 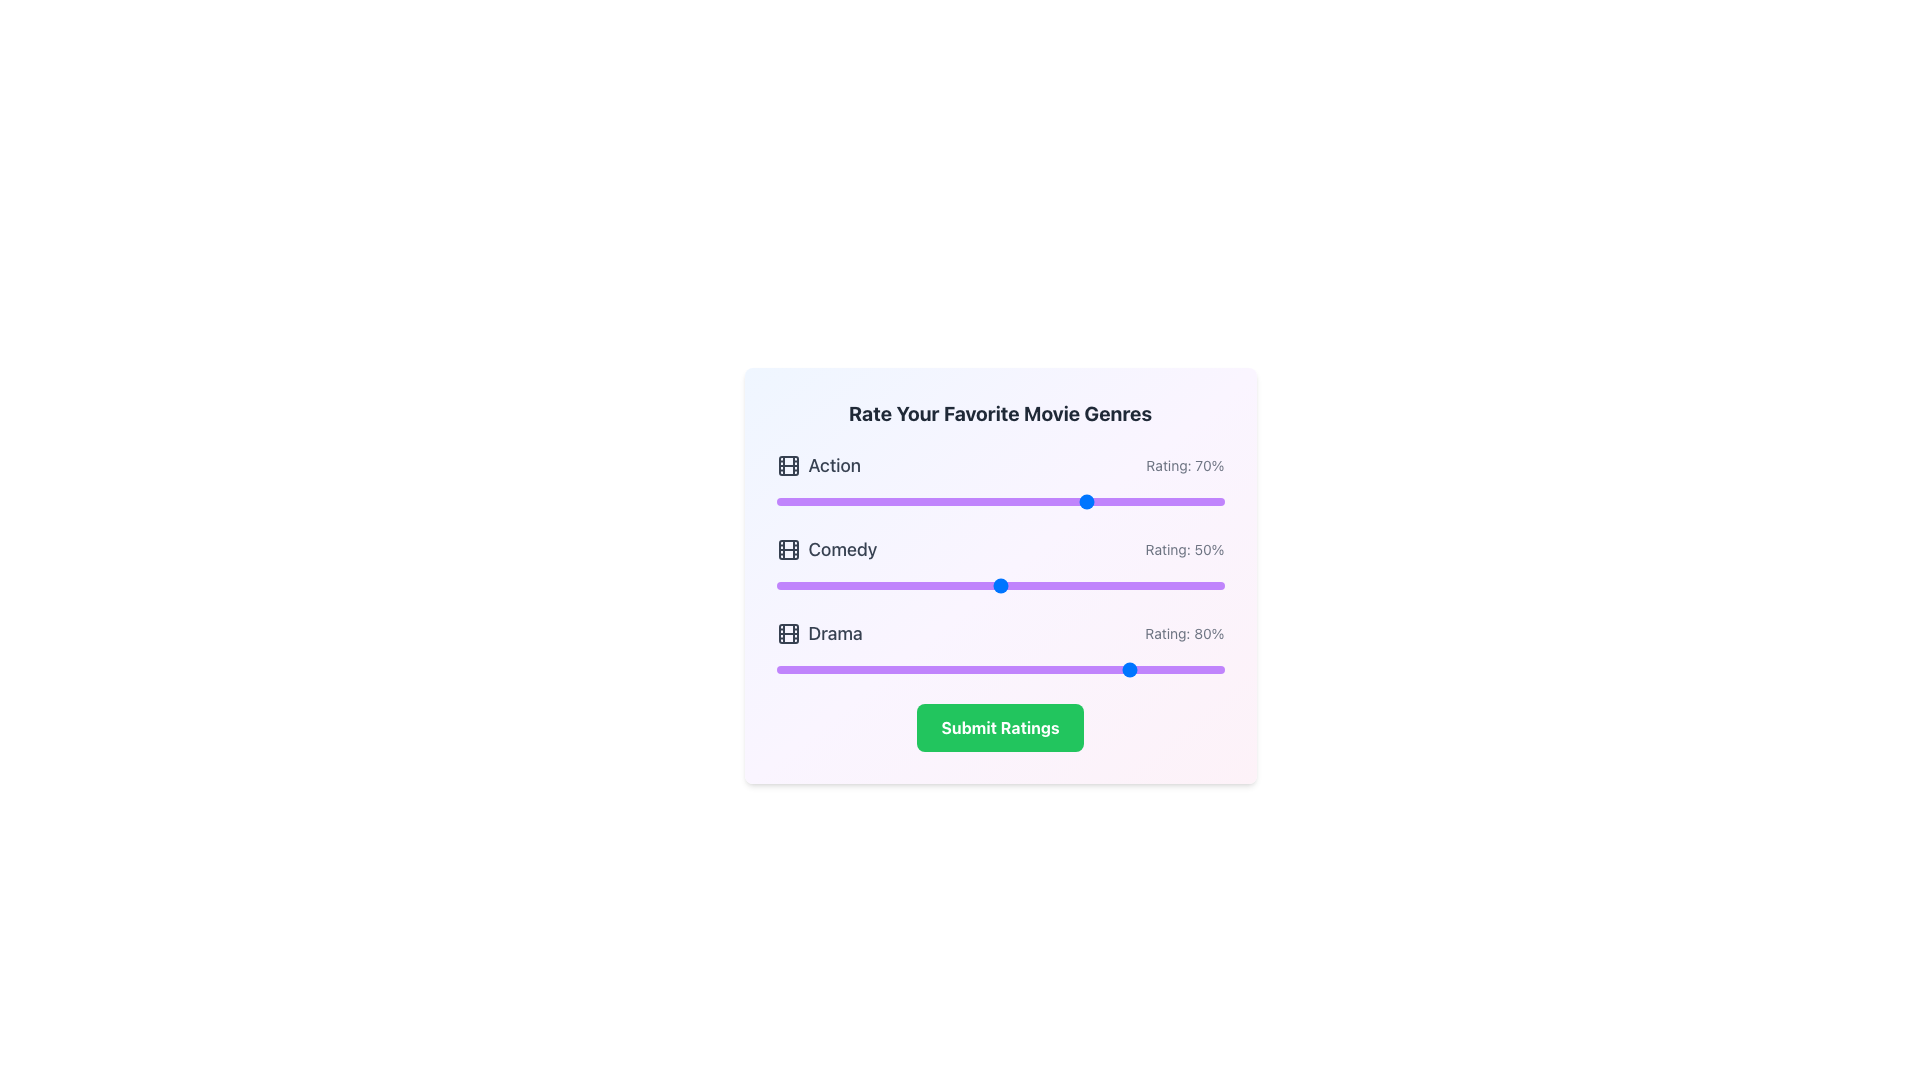 I want to click on the 'Action' movie genre rating, so click(x=982, y=500).